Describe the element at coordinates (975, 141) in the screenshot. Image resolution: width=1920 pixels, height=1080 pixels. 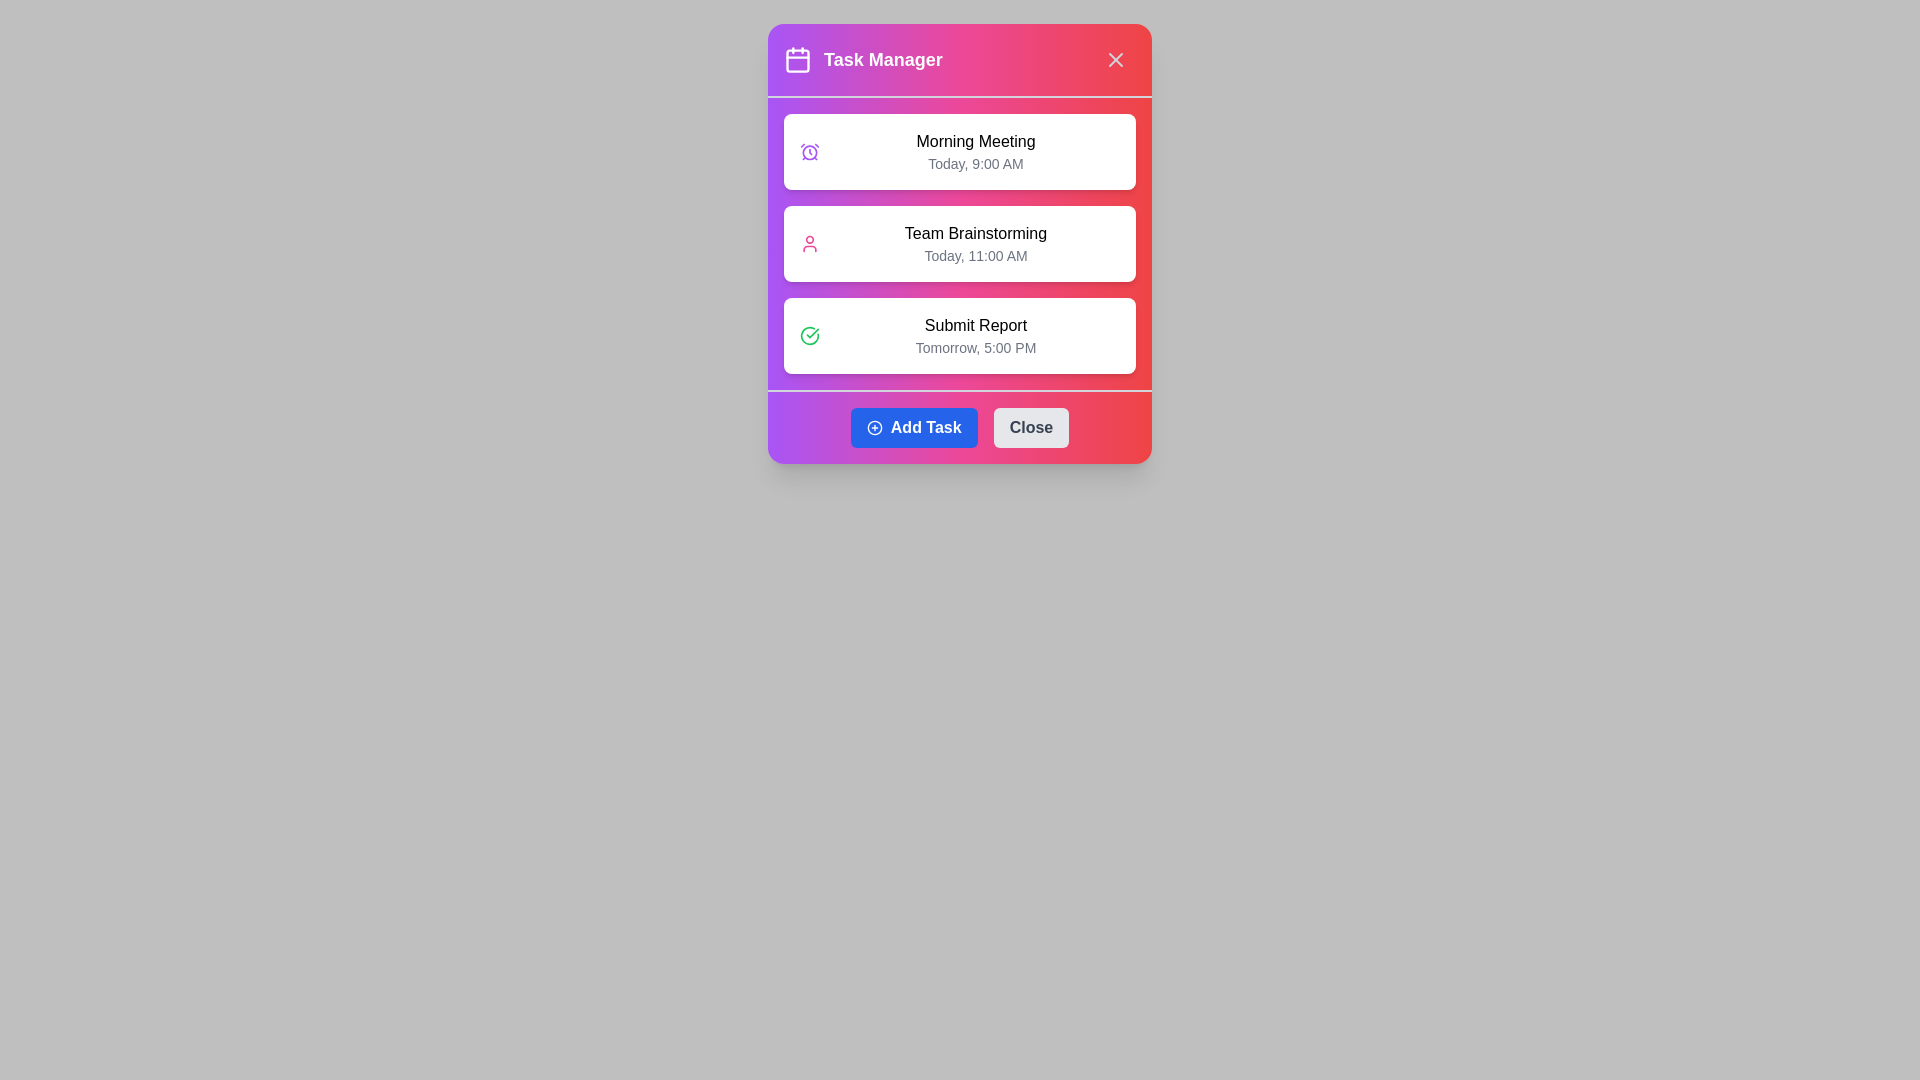
I see `the 'Morning Meeting' text label located at the top of the event card in the 'Task Manager' modal` at that location.